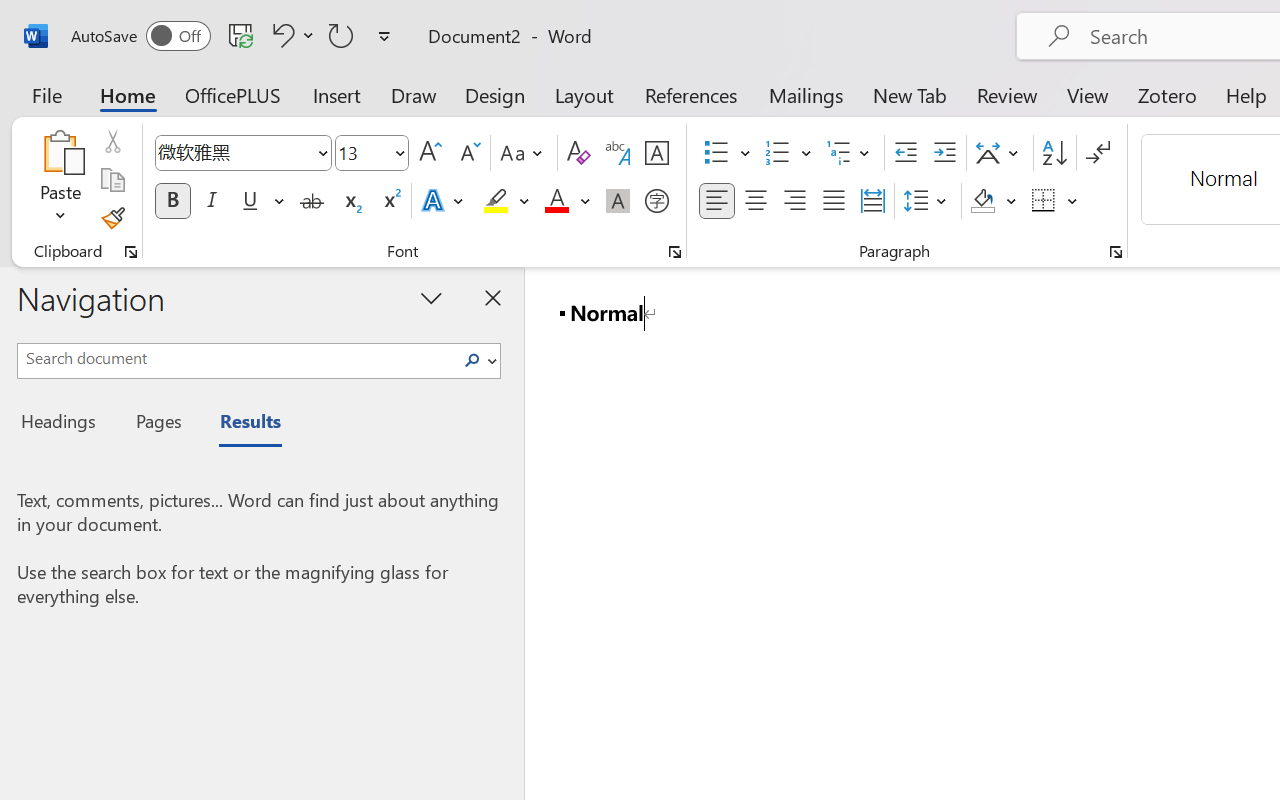 The height and width of the screenshot is (800, 1280). What do you see at coordinates (429, 153) in the screenshot?
I see `'Grow Font'` at bounding box center [429, 153].